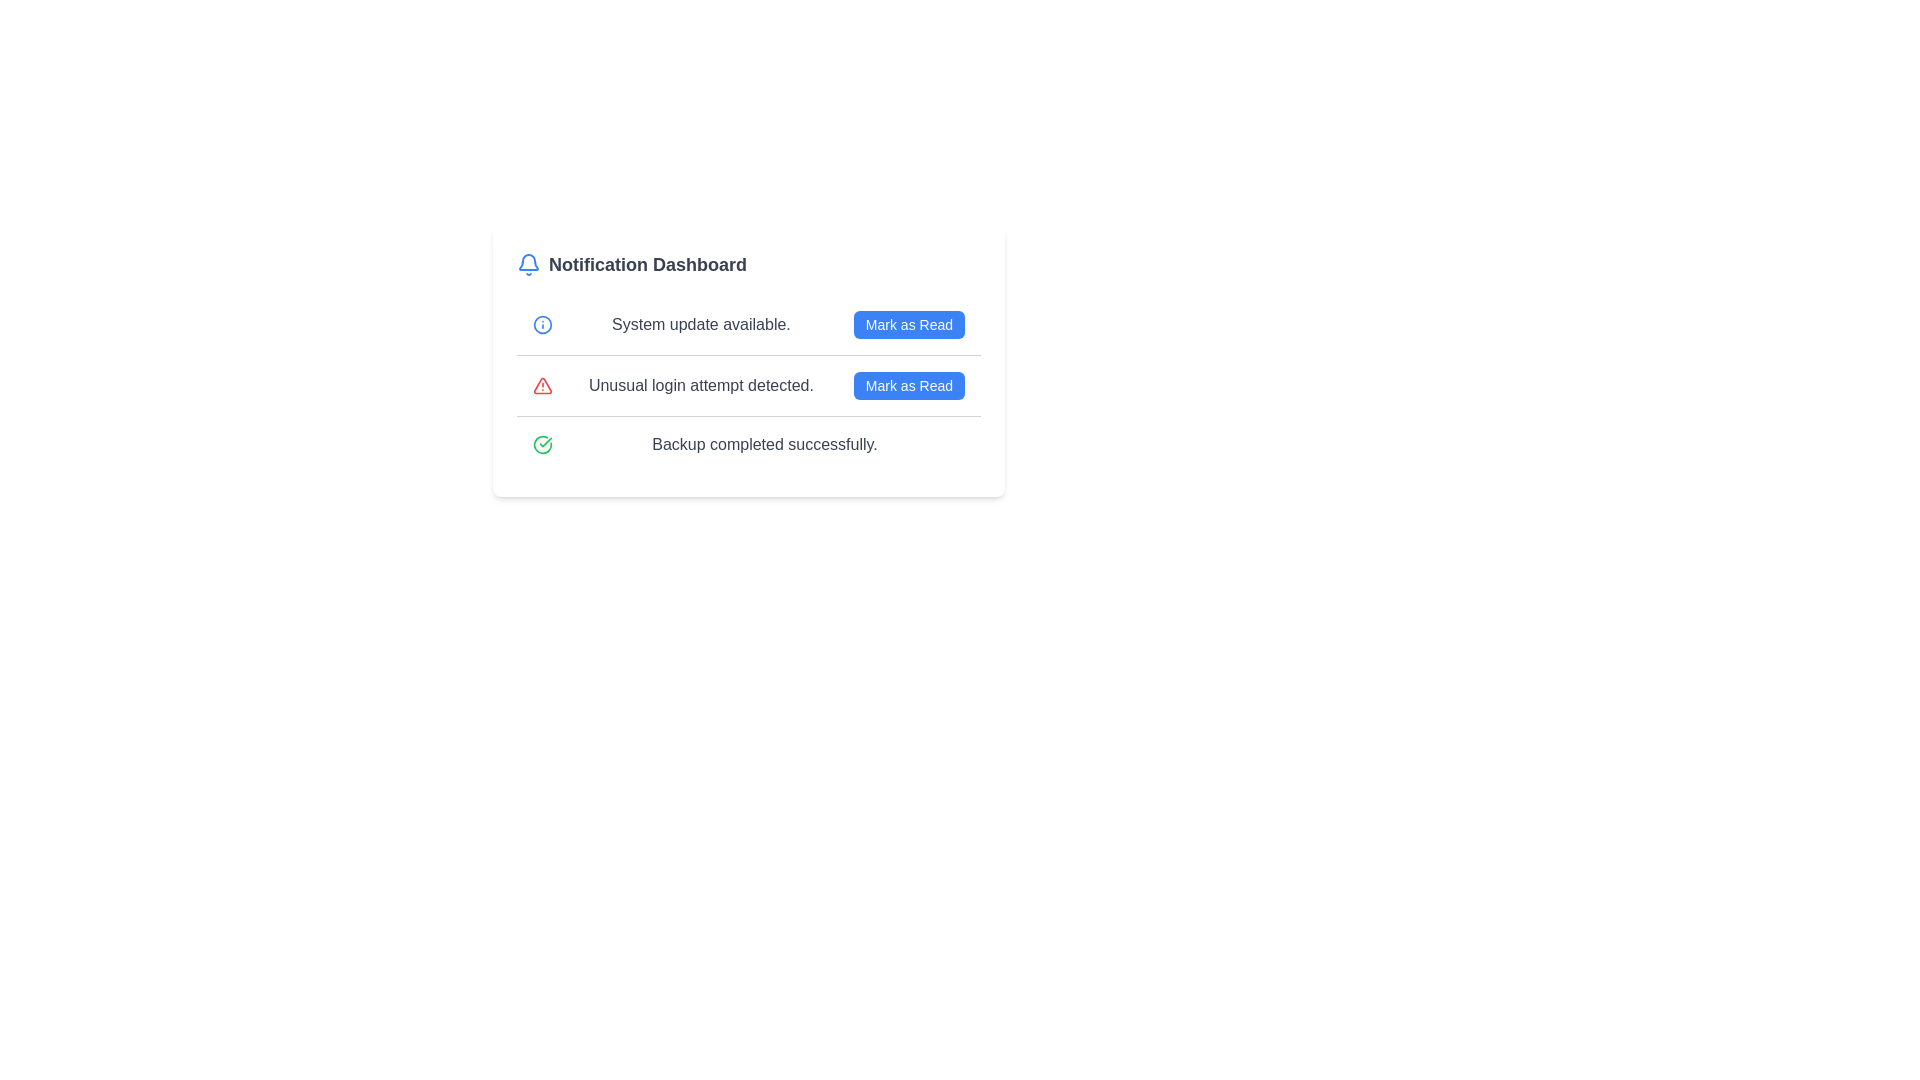 The image size is (1920, 1080). What do you see at coordinates (528, 264) in the screenshot?
I see `the blue bell-shaped icon located to the left of the text 'Notification Dashboard' to interact with it` at bounding box center [528, 264].